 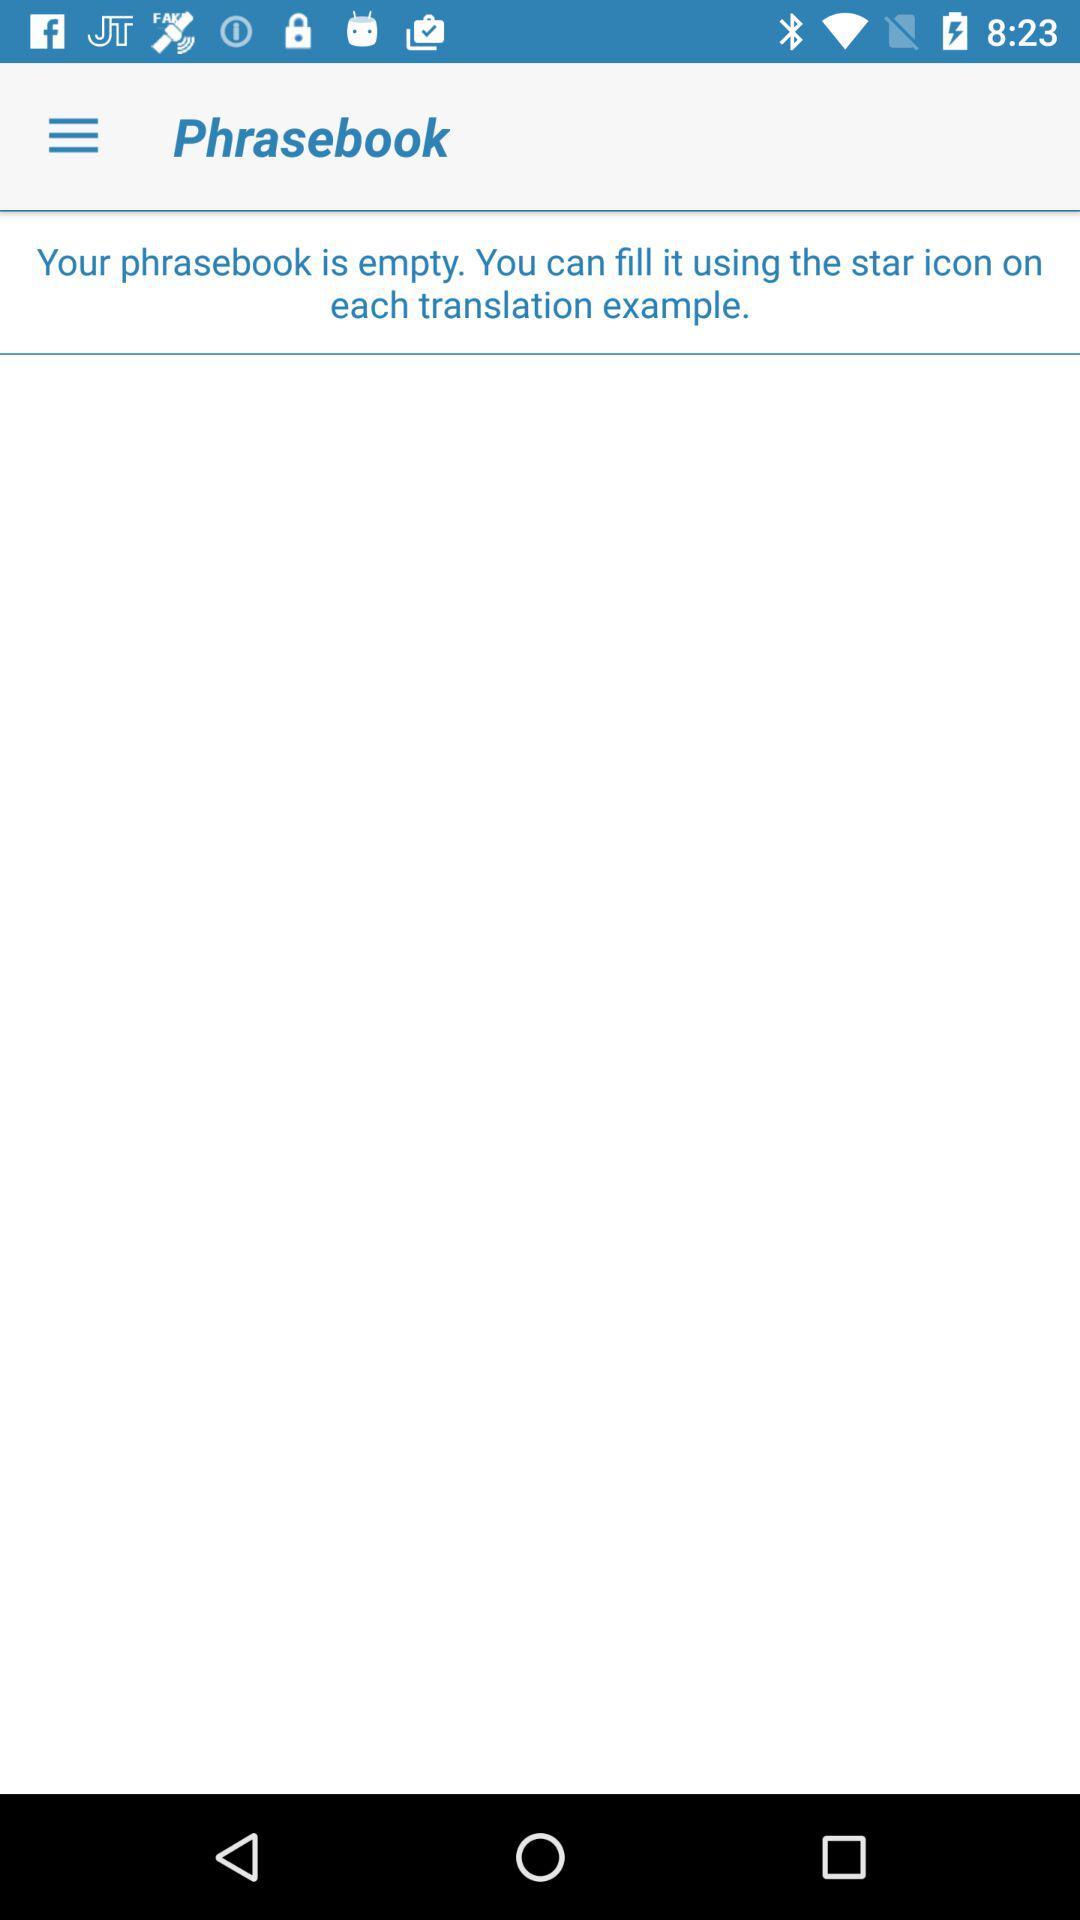 I want to click on the your phrasebook is icon, so click(x=540, y=281).